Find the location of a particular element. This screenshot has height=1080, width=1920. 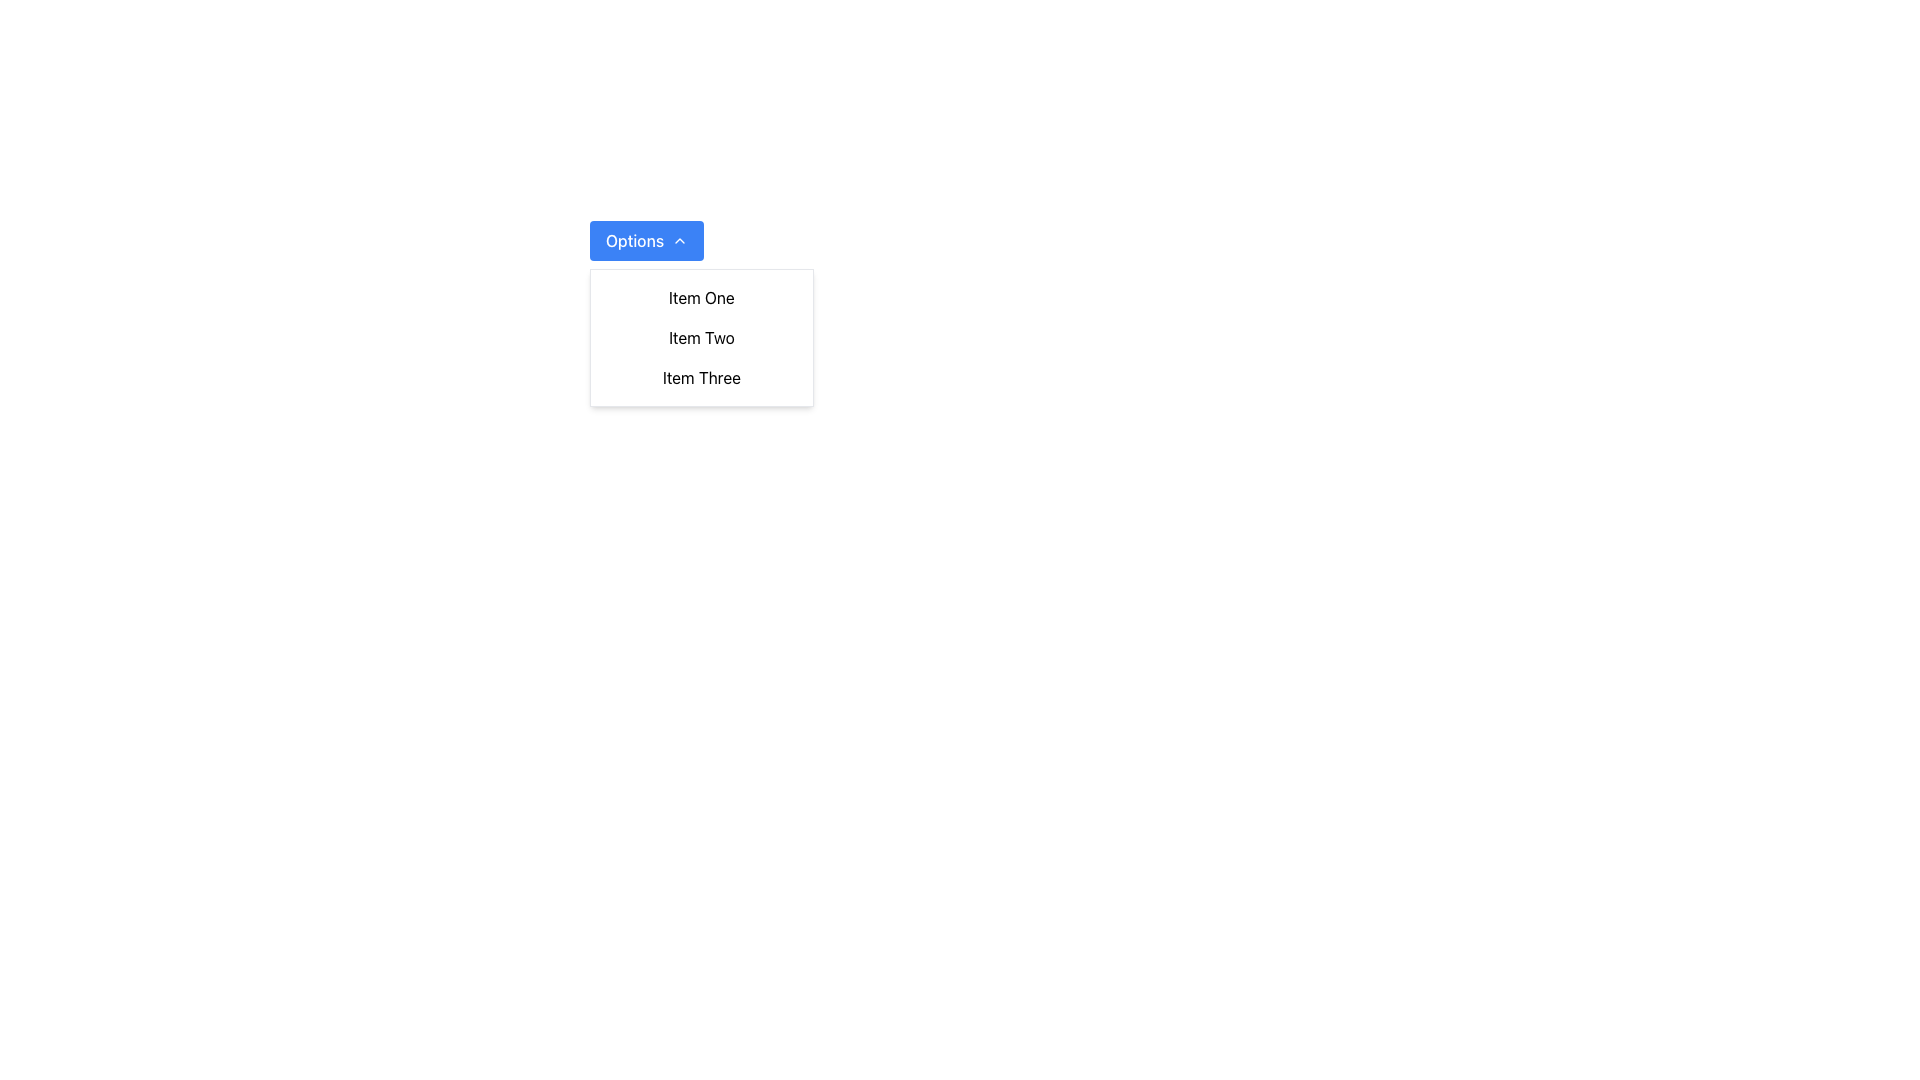

the blue 'Options' button with a downwards chevron icon is located at coordinates (647, 239).